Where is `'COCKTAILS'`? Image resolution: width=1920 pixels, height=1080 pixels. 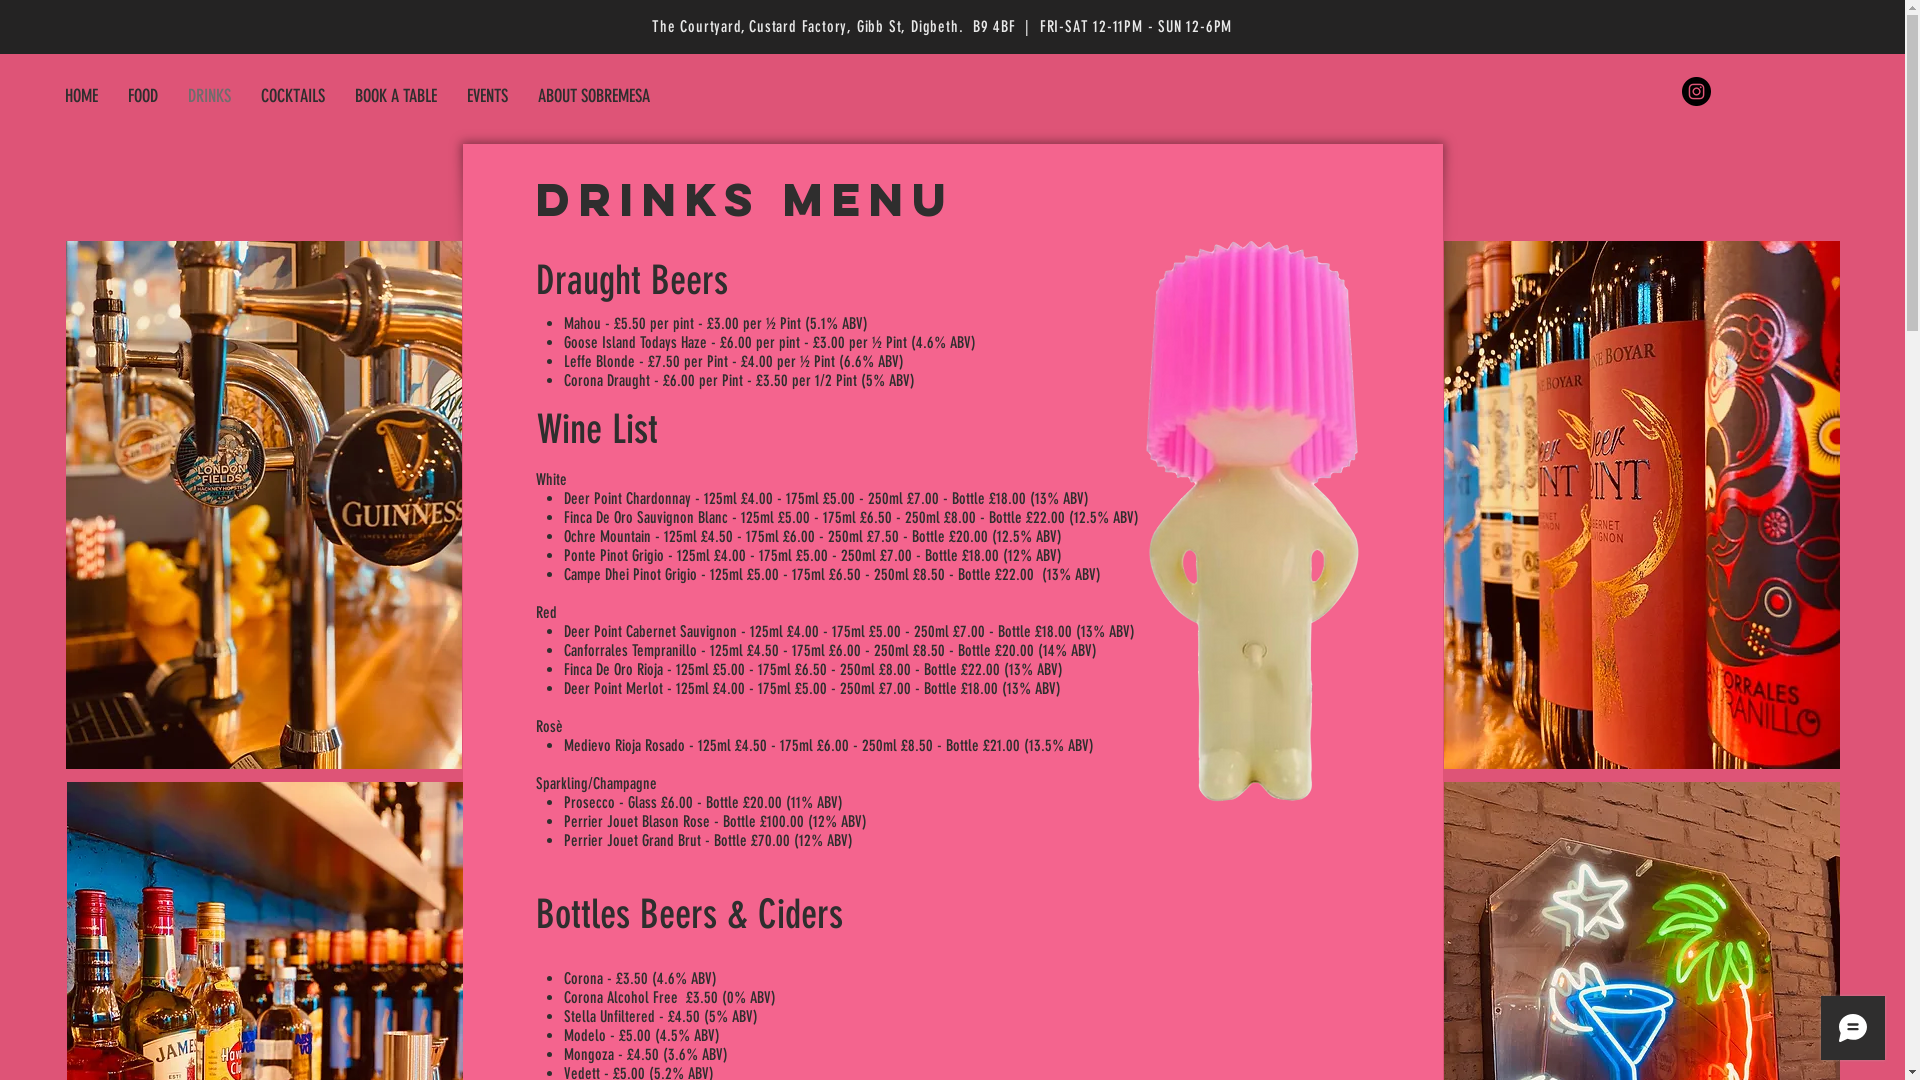
'COCKTAILS' is located at coordinates (244, 96).